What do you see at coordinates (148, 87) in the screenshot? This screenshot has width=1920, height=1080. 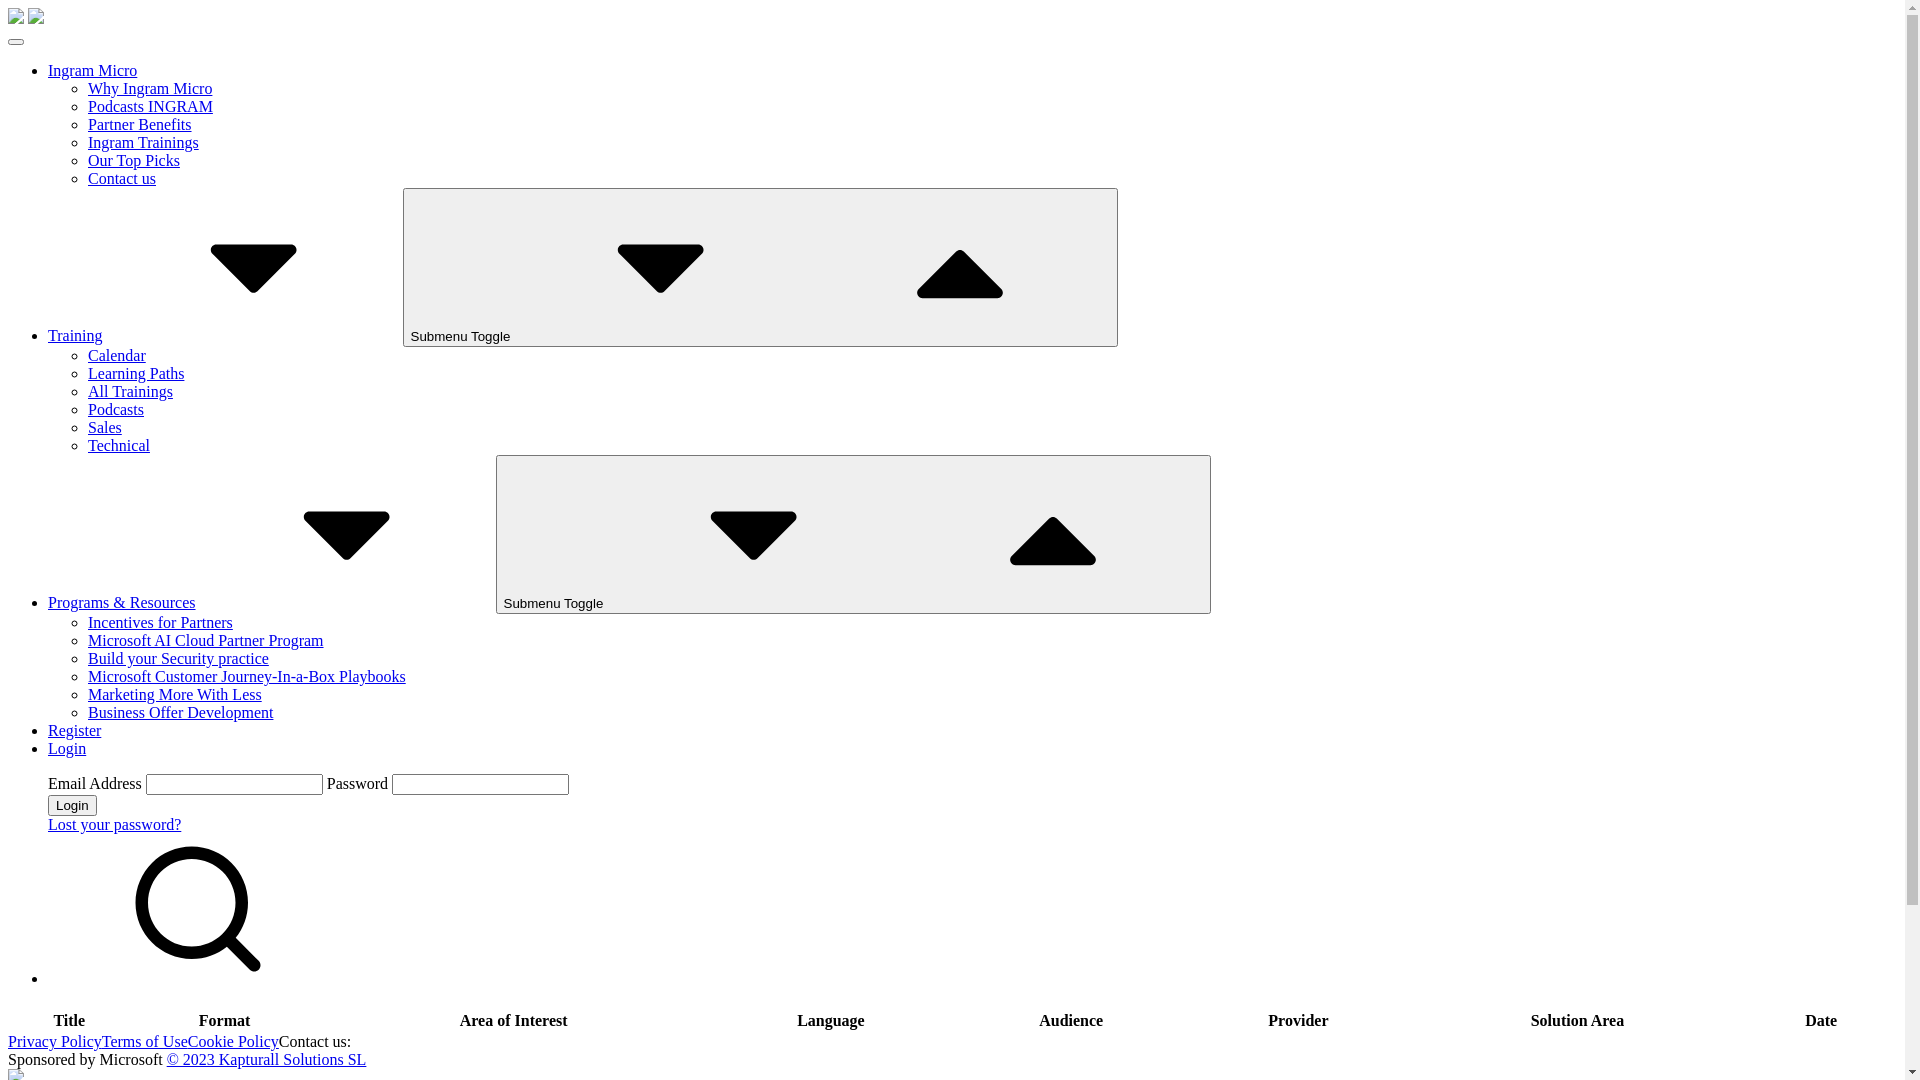 I see `'Why Ingram Micro'` at bounding box center [148, 87].